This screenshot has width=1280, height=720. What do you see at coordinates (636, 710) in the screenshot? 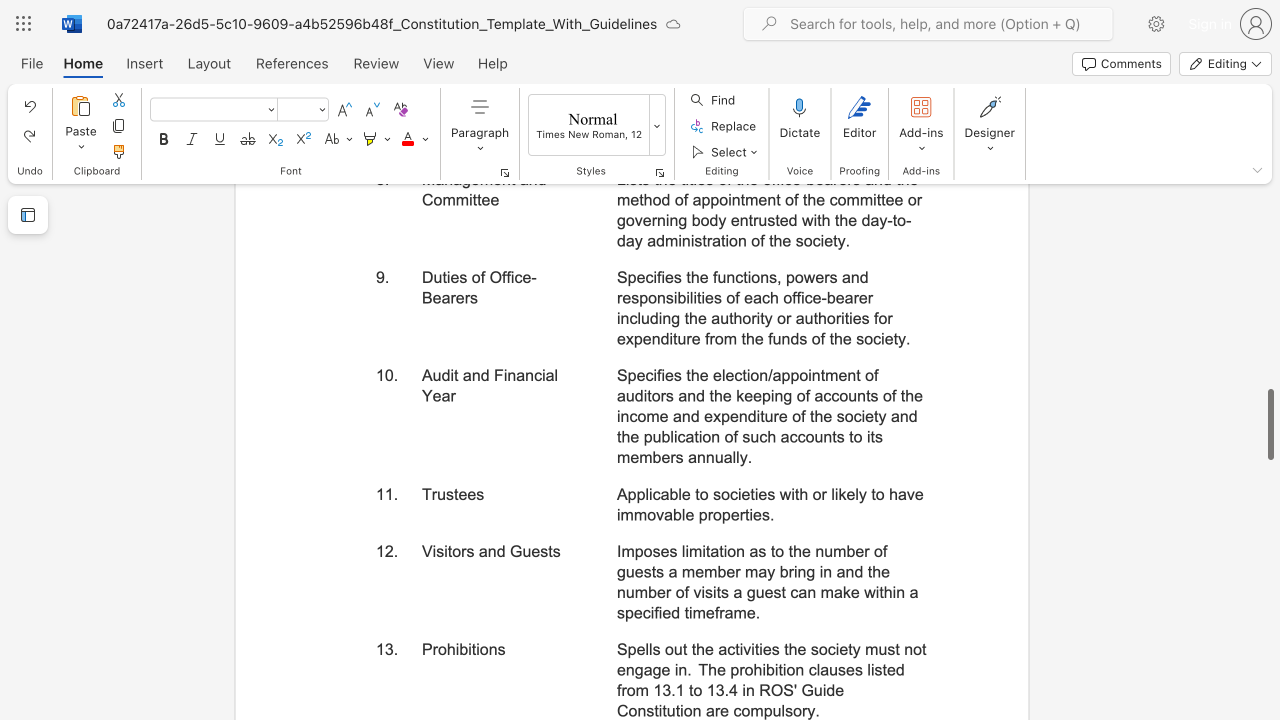
I see `the subset text "nstitution are compul" within the text "Spells out the activities the society must not engage in.  The prohibition clauses listed from 13.1 to 13.4 in ROS"` at bounding box center [636, 710].